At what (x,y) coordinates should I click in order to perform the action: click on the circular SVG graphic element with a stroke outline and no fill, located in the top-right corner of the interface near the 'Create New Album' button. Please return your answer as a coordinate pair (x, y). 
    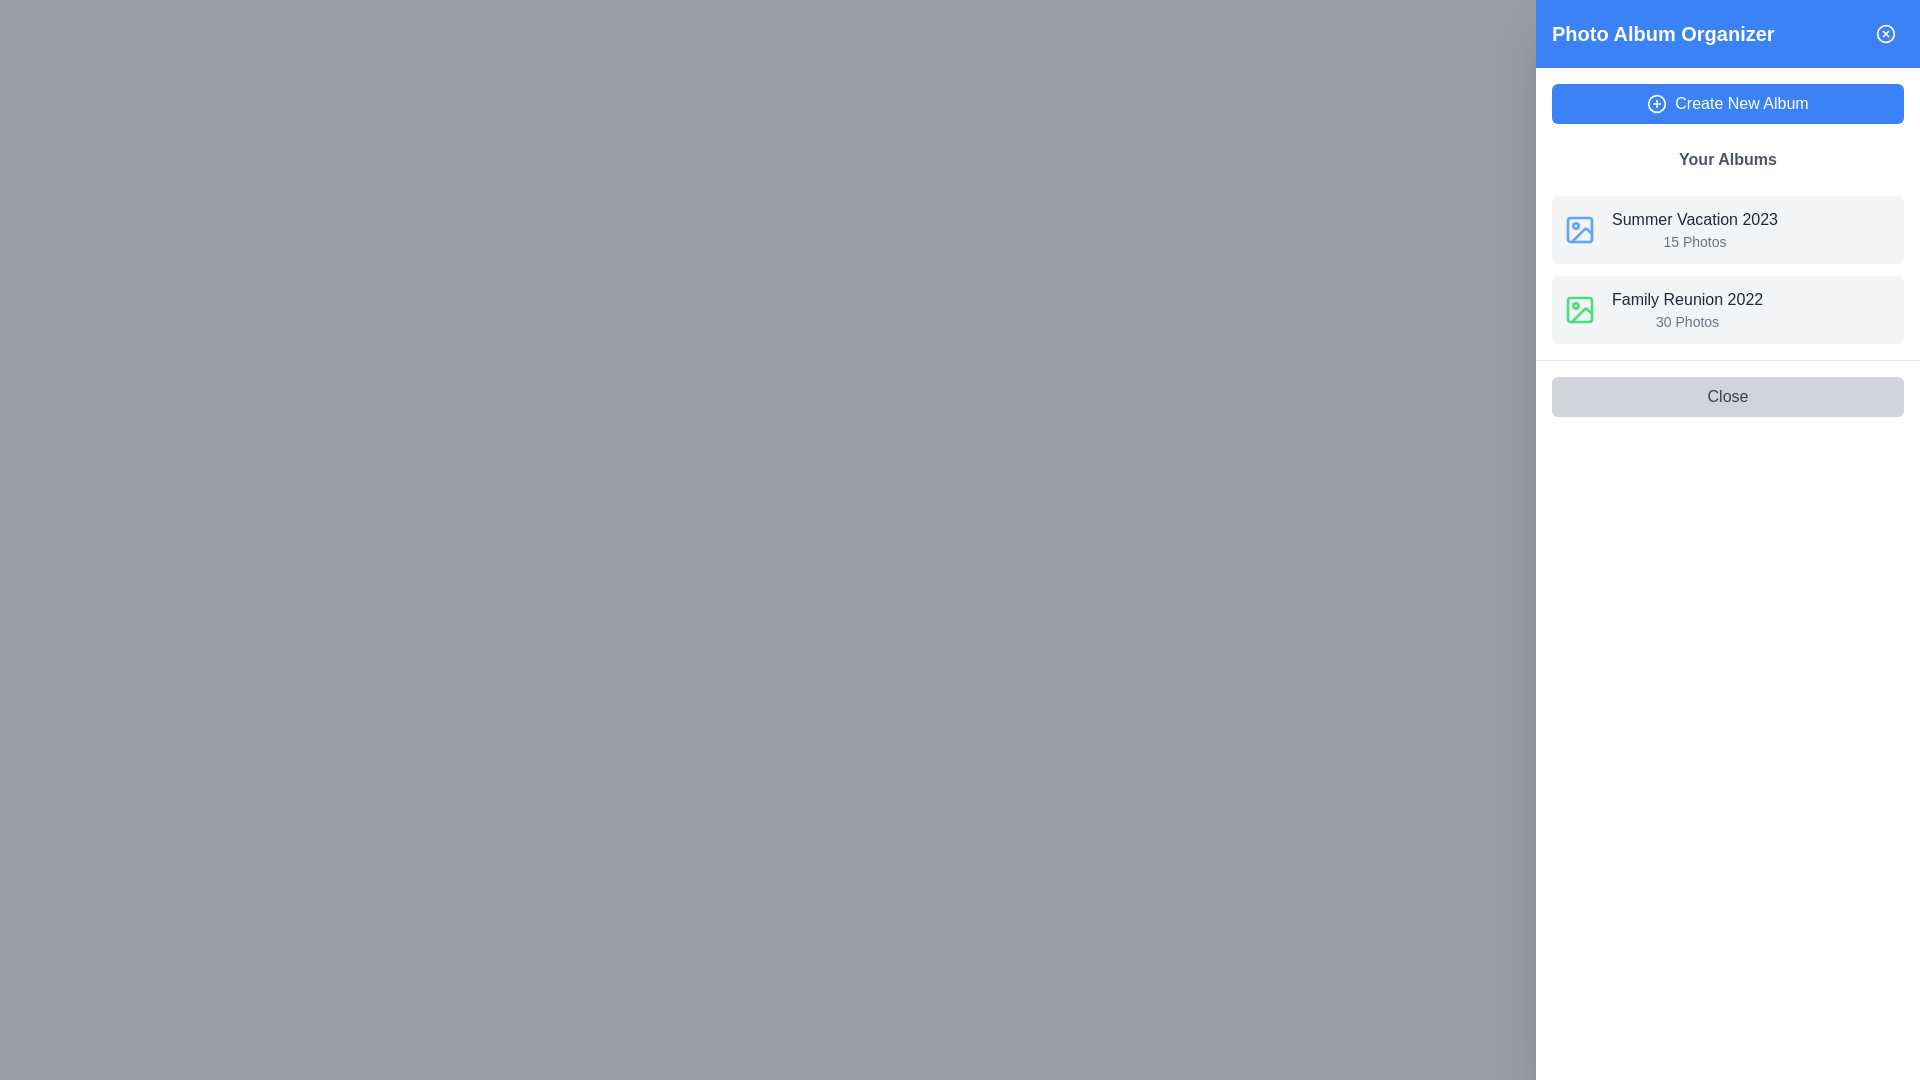
    Looking at the image, I should click on (1657, 104).